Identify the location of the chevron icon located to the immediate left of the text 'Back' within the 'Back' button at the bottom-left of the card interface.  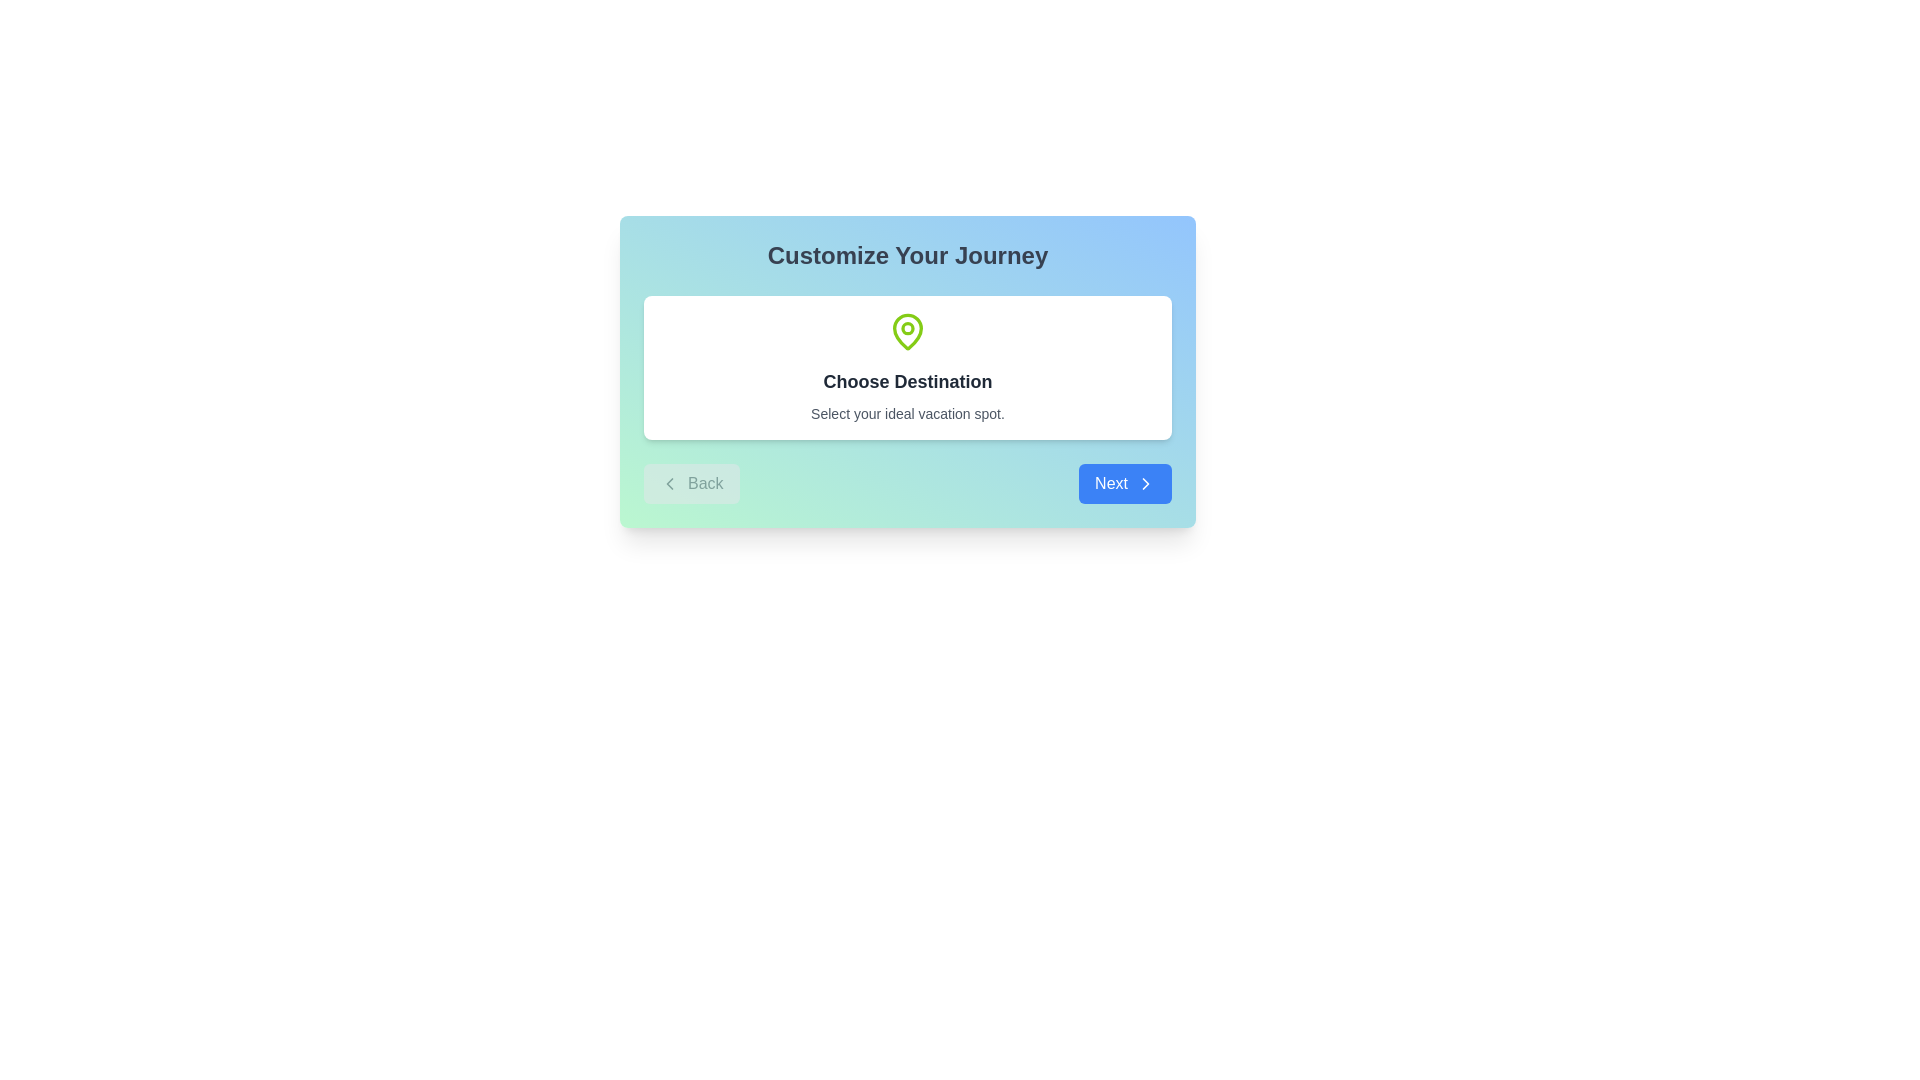
(670, 483).